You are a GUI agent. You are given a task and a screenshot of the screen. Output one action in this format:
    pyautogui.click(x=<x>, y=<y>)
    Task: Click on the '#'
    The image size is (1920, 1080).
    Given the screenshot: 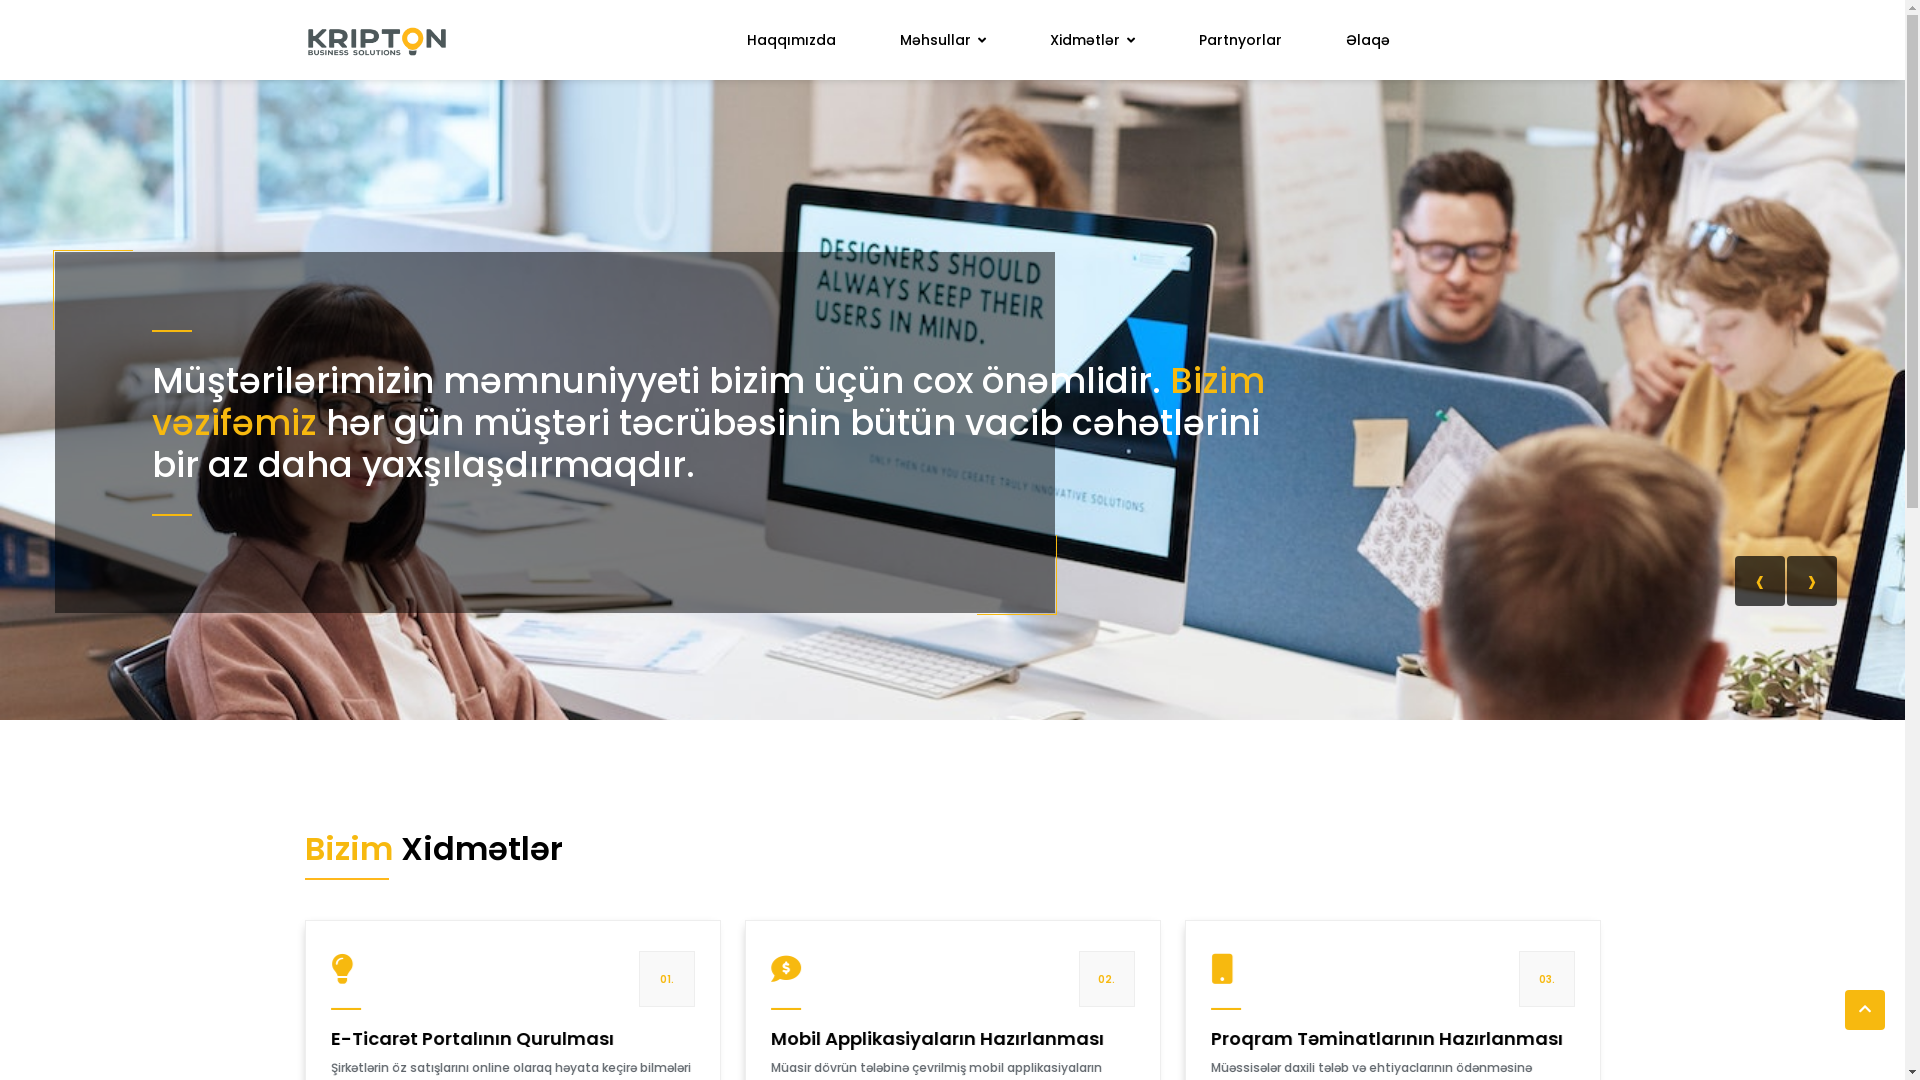 What is the action you would take?
    pyautogui.click(x=376, y=40)
    